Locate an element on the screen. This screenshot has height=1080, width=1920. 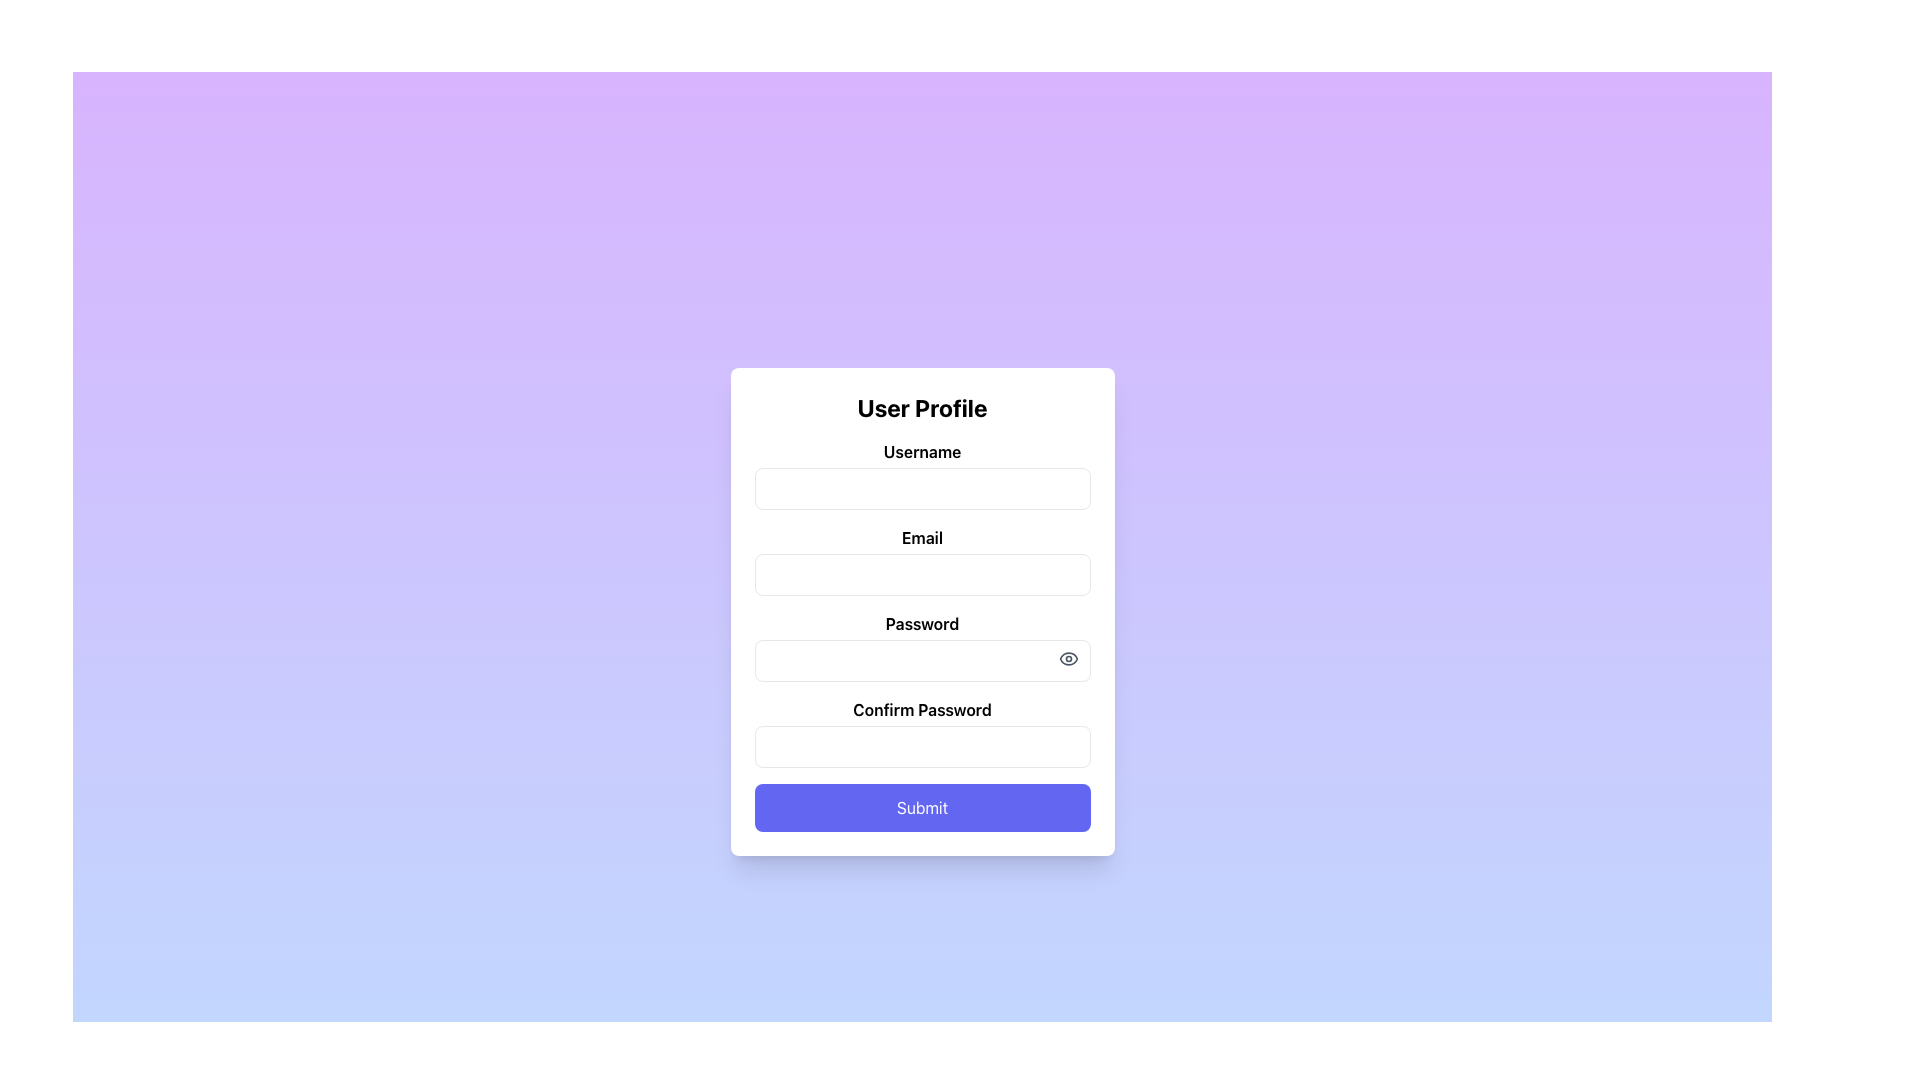
the 'Email' label within the 'User Profile' form, which is styled in bold and medium-sized font and positioned between the 'Username' input field and the 'Password' label is located at coordinates (921, 536).